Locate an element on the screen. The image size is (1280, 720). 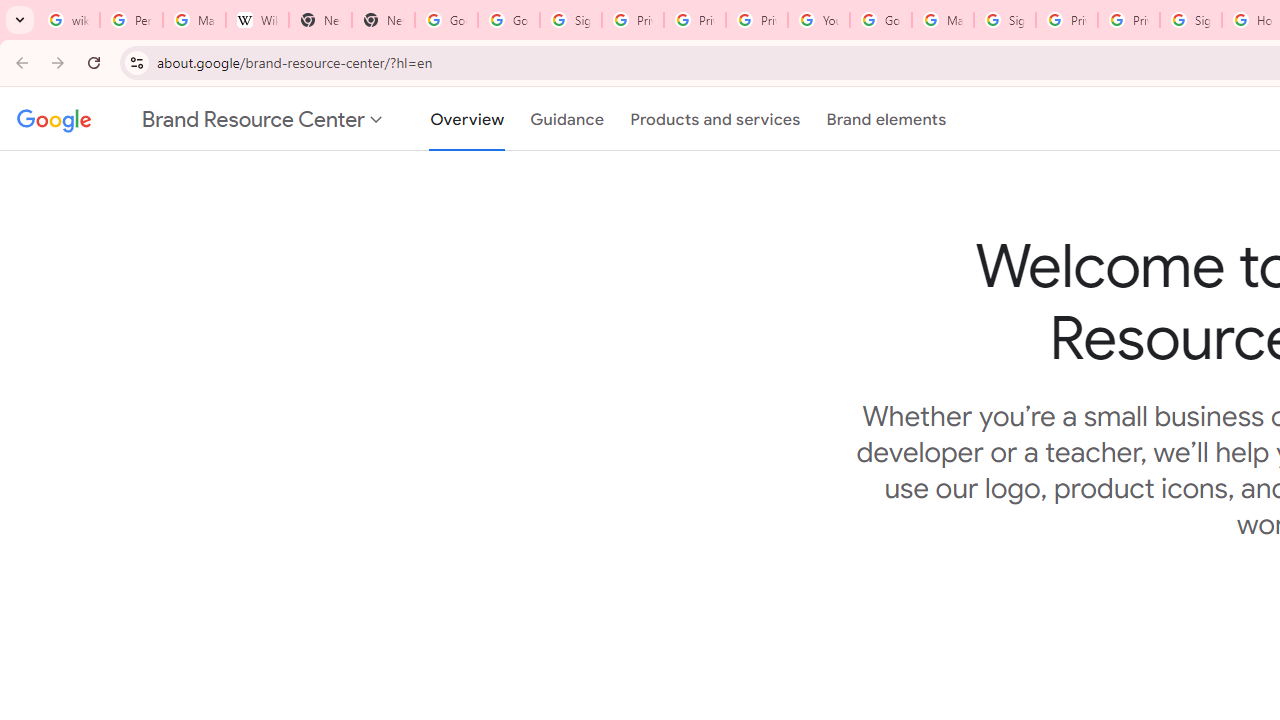
'Products and services' is located at coordinates (715, 119).